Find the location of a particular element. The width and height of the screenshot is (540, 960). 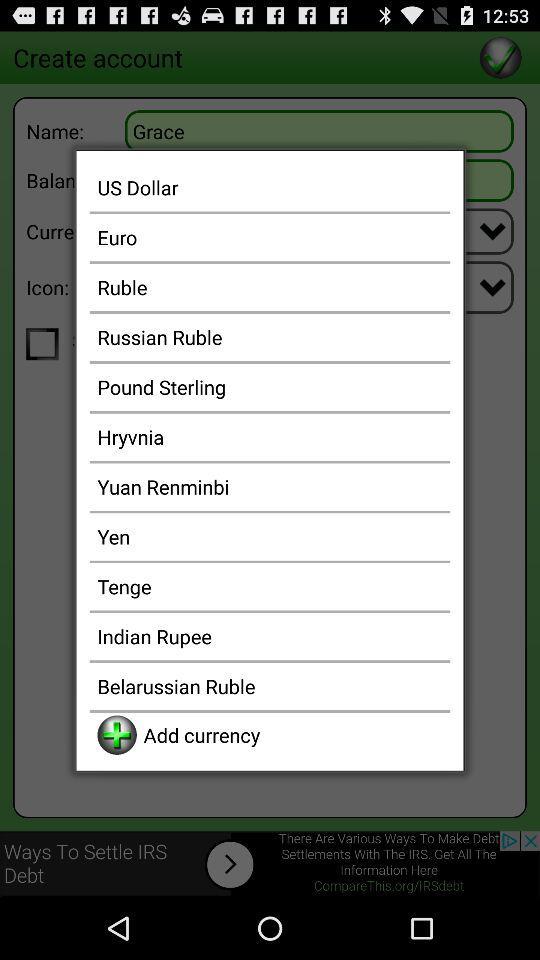

icon below the yuan renminbi app is located at coordinates (270, 535).